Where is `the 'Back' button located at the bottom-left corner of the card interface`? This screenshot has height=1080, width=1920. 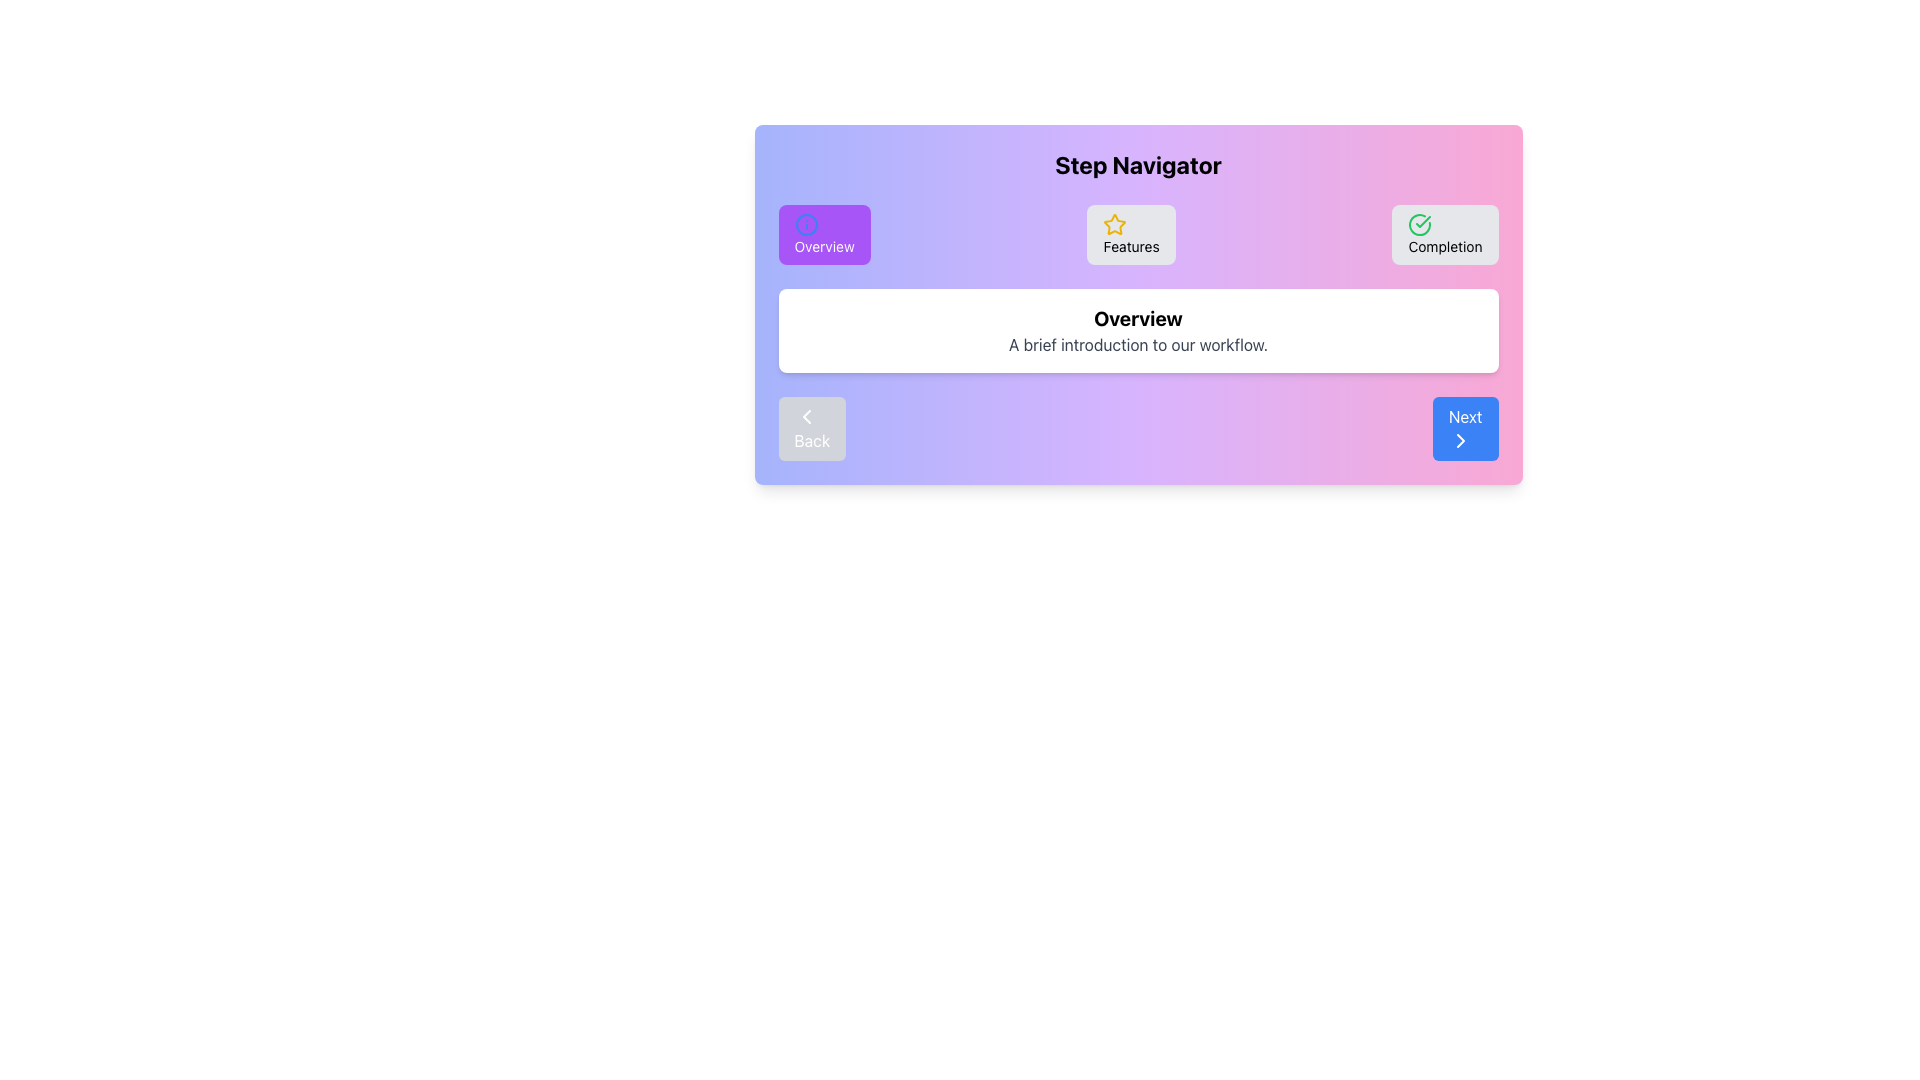 the 'Back' button located at the bottom-left corner of the card interface is located at coordinates (806, 415).